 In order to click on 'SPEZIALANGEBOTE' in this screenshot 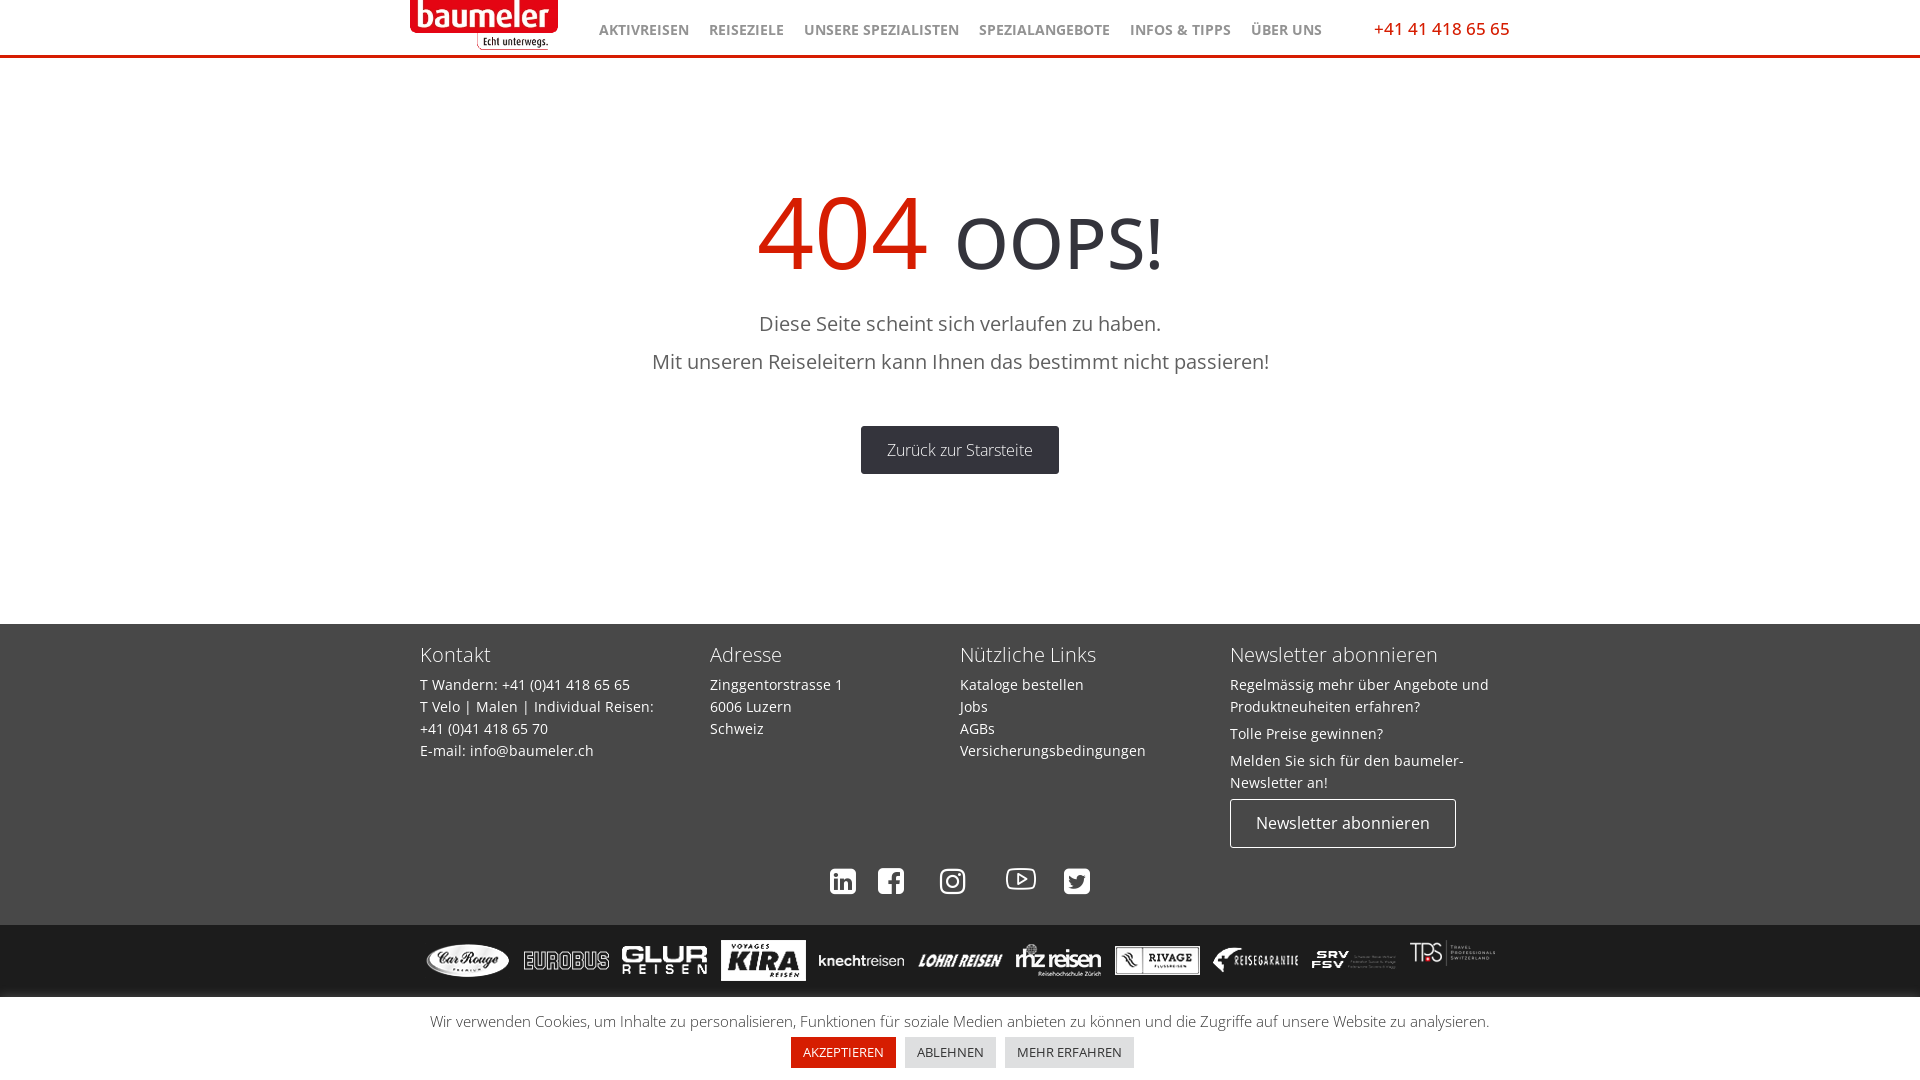, I will do `click(1042, 24)`.